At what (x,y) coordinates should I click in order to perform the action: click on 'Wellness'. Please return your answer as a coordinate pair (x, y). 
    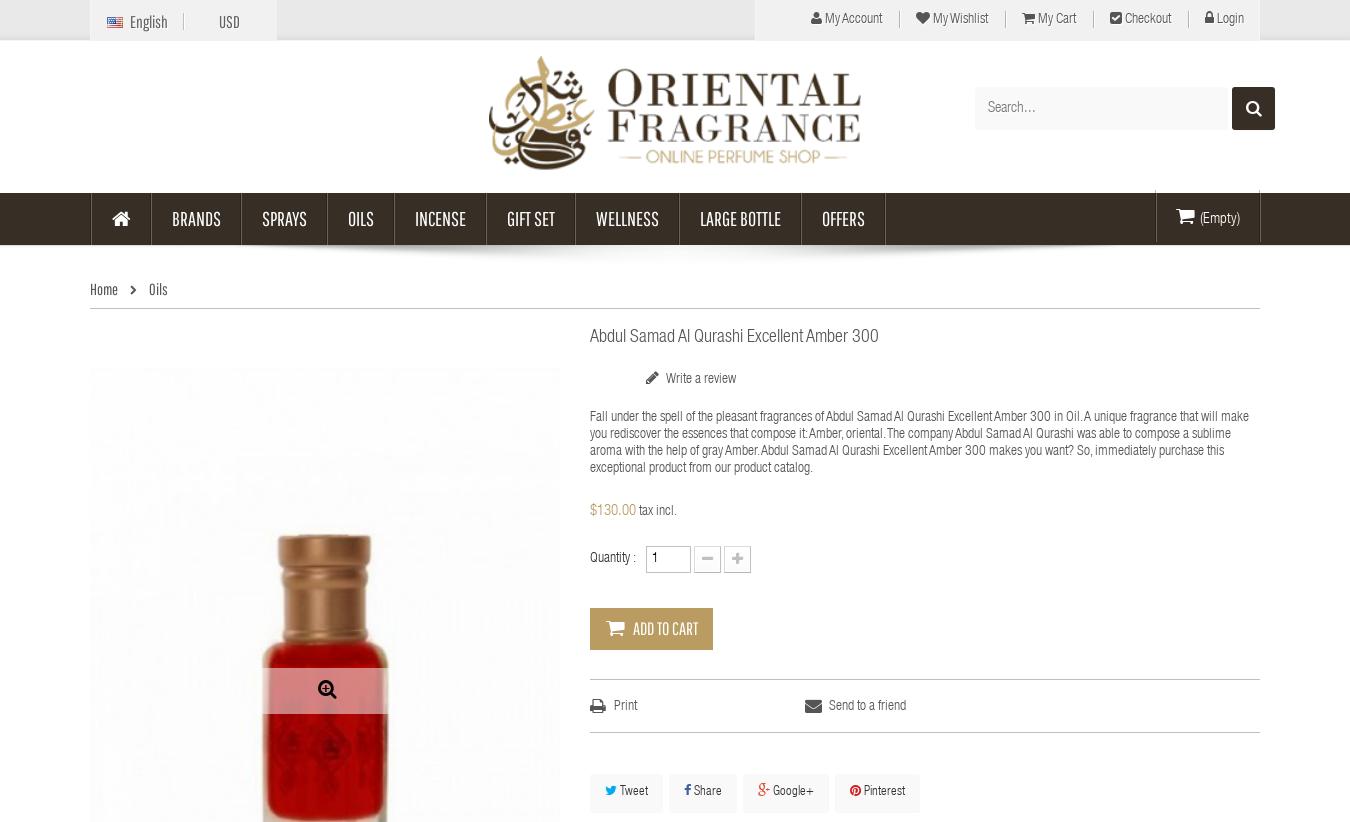
    Looking at the image, I should click on (627, 217).